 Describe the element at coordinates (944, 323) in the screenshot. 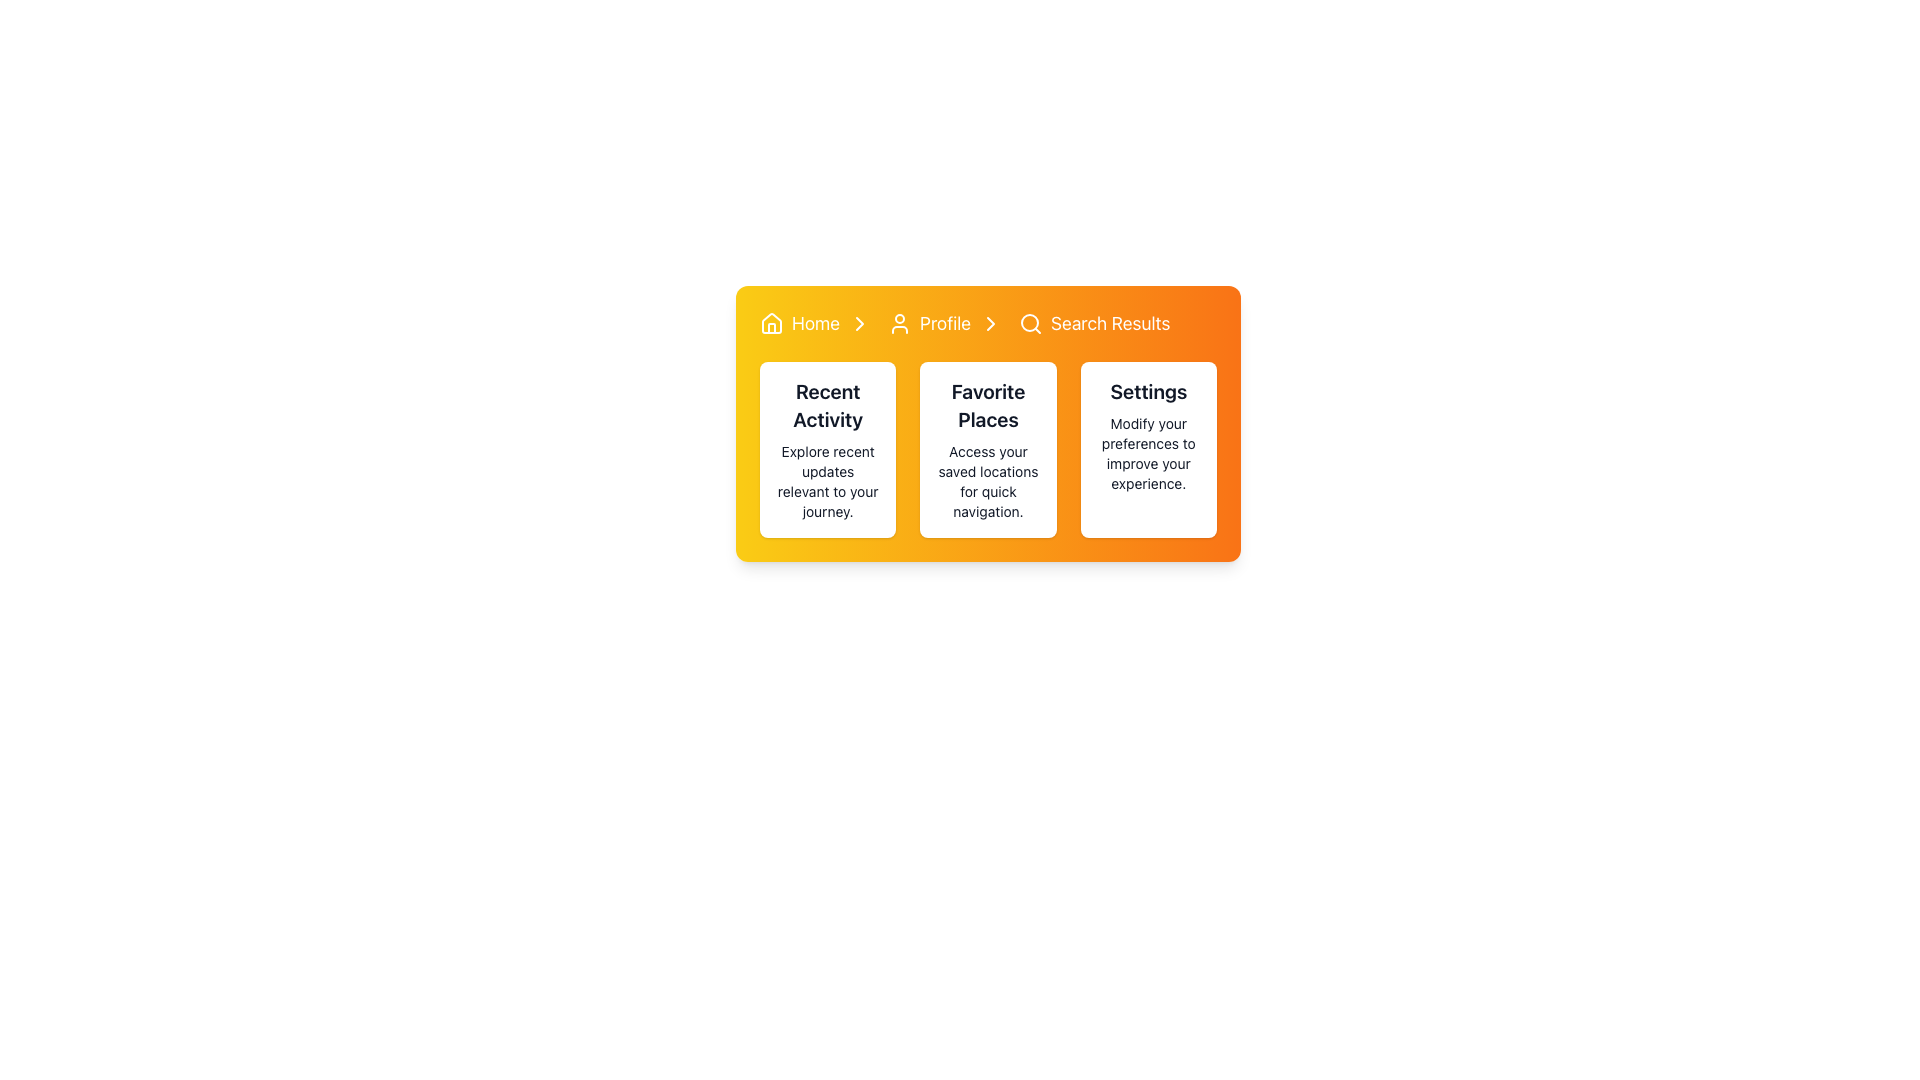

I see `the 'Profile' text link which is styled with white text on an orange background in the breadcrumb navigation bar` at that location.